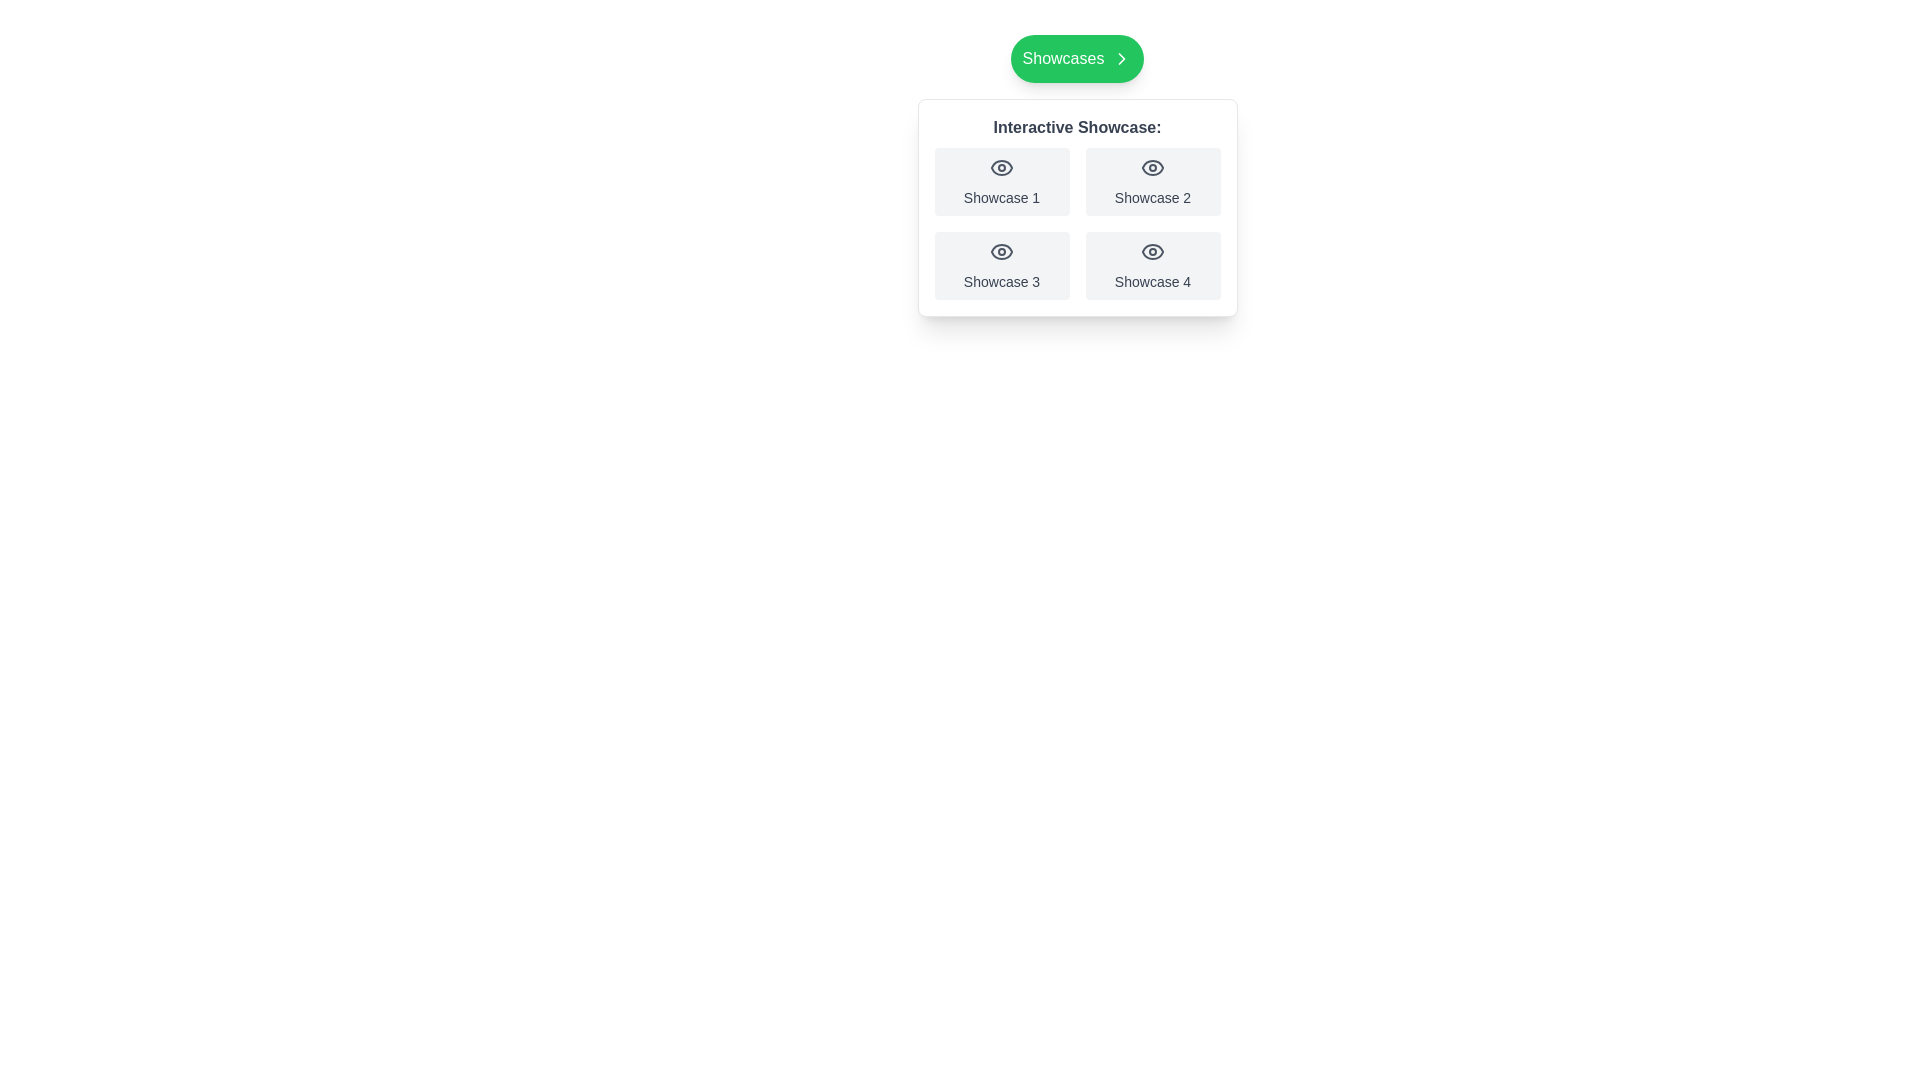 The width and height of the screenshot is (1920, 1080). What do you see at coordinates (1122, 57) in the screenshot?
I see `the rightmost icon of the green 'Showcases' button, which indicates further navigational options related` at bounding box center [1122, 57].